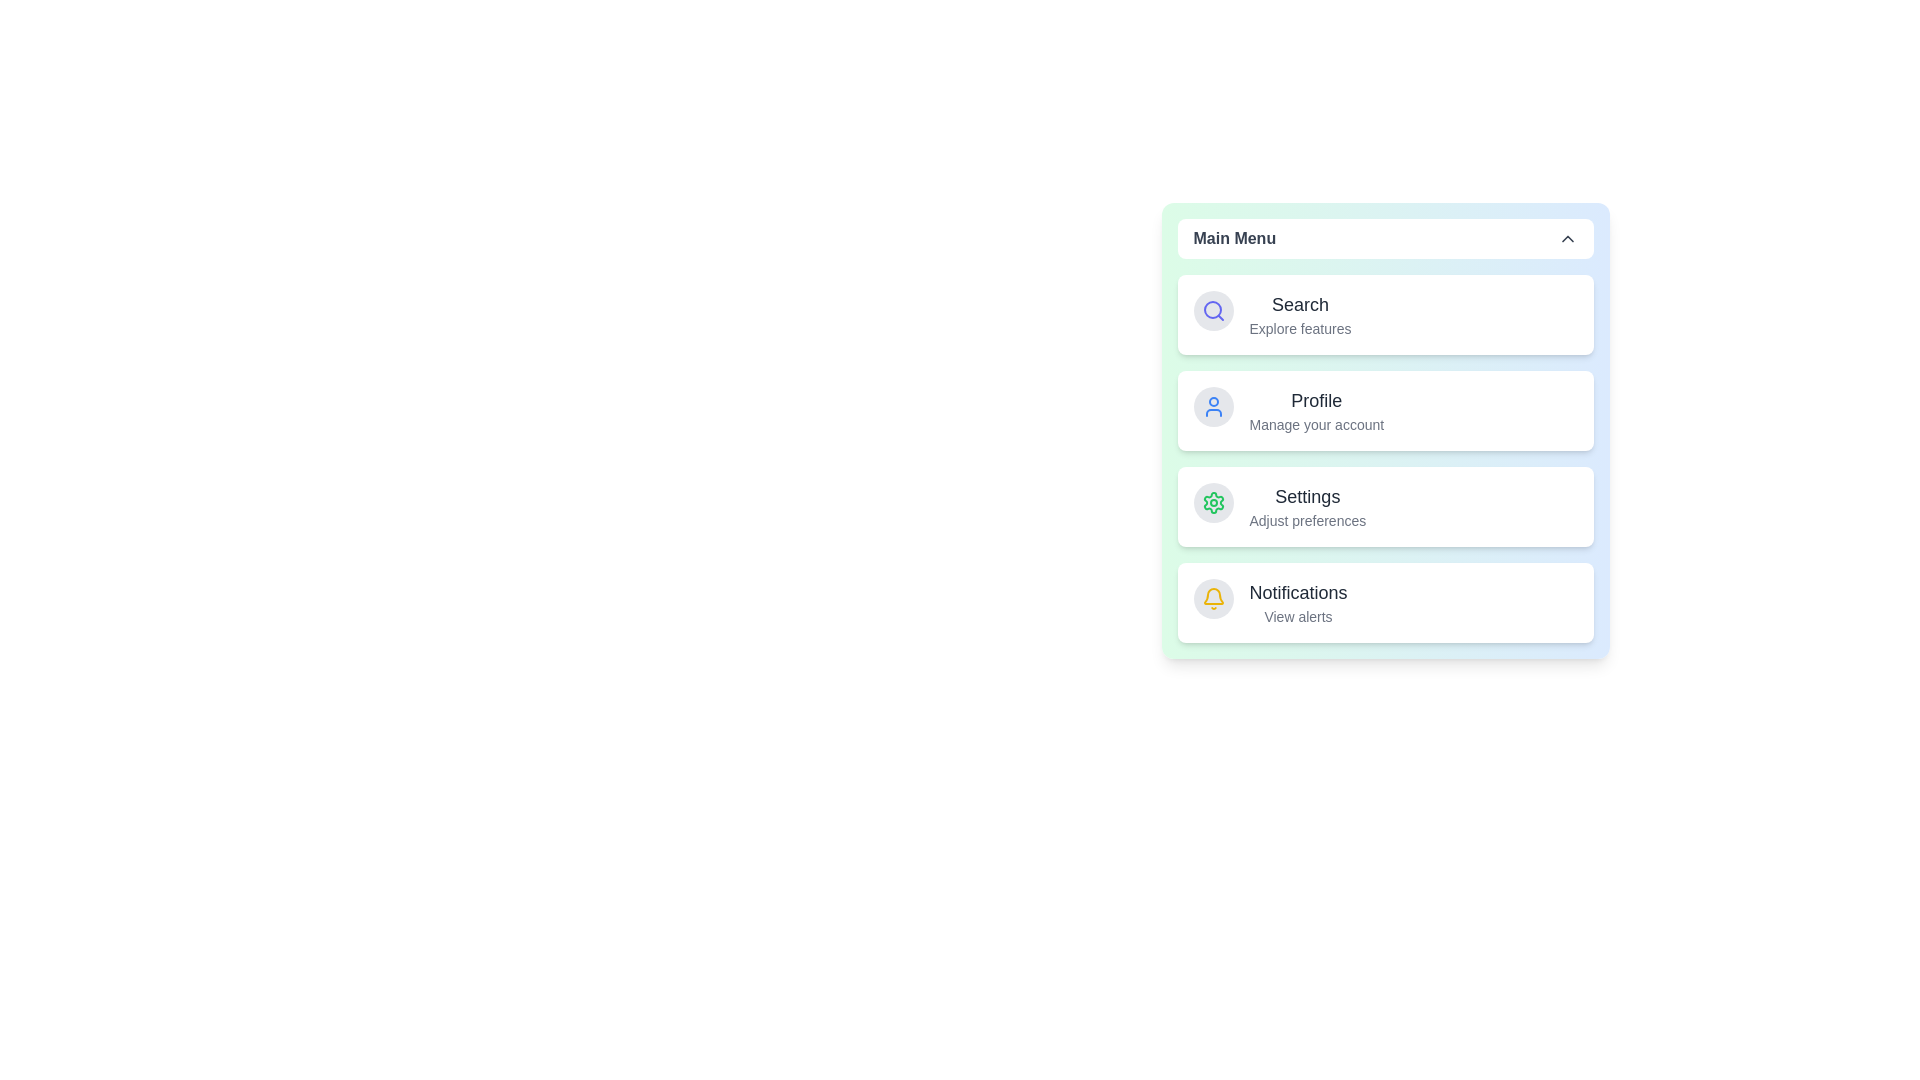  I want to click on the menu item corresponding to Search, so click(1384, 315).